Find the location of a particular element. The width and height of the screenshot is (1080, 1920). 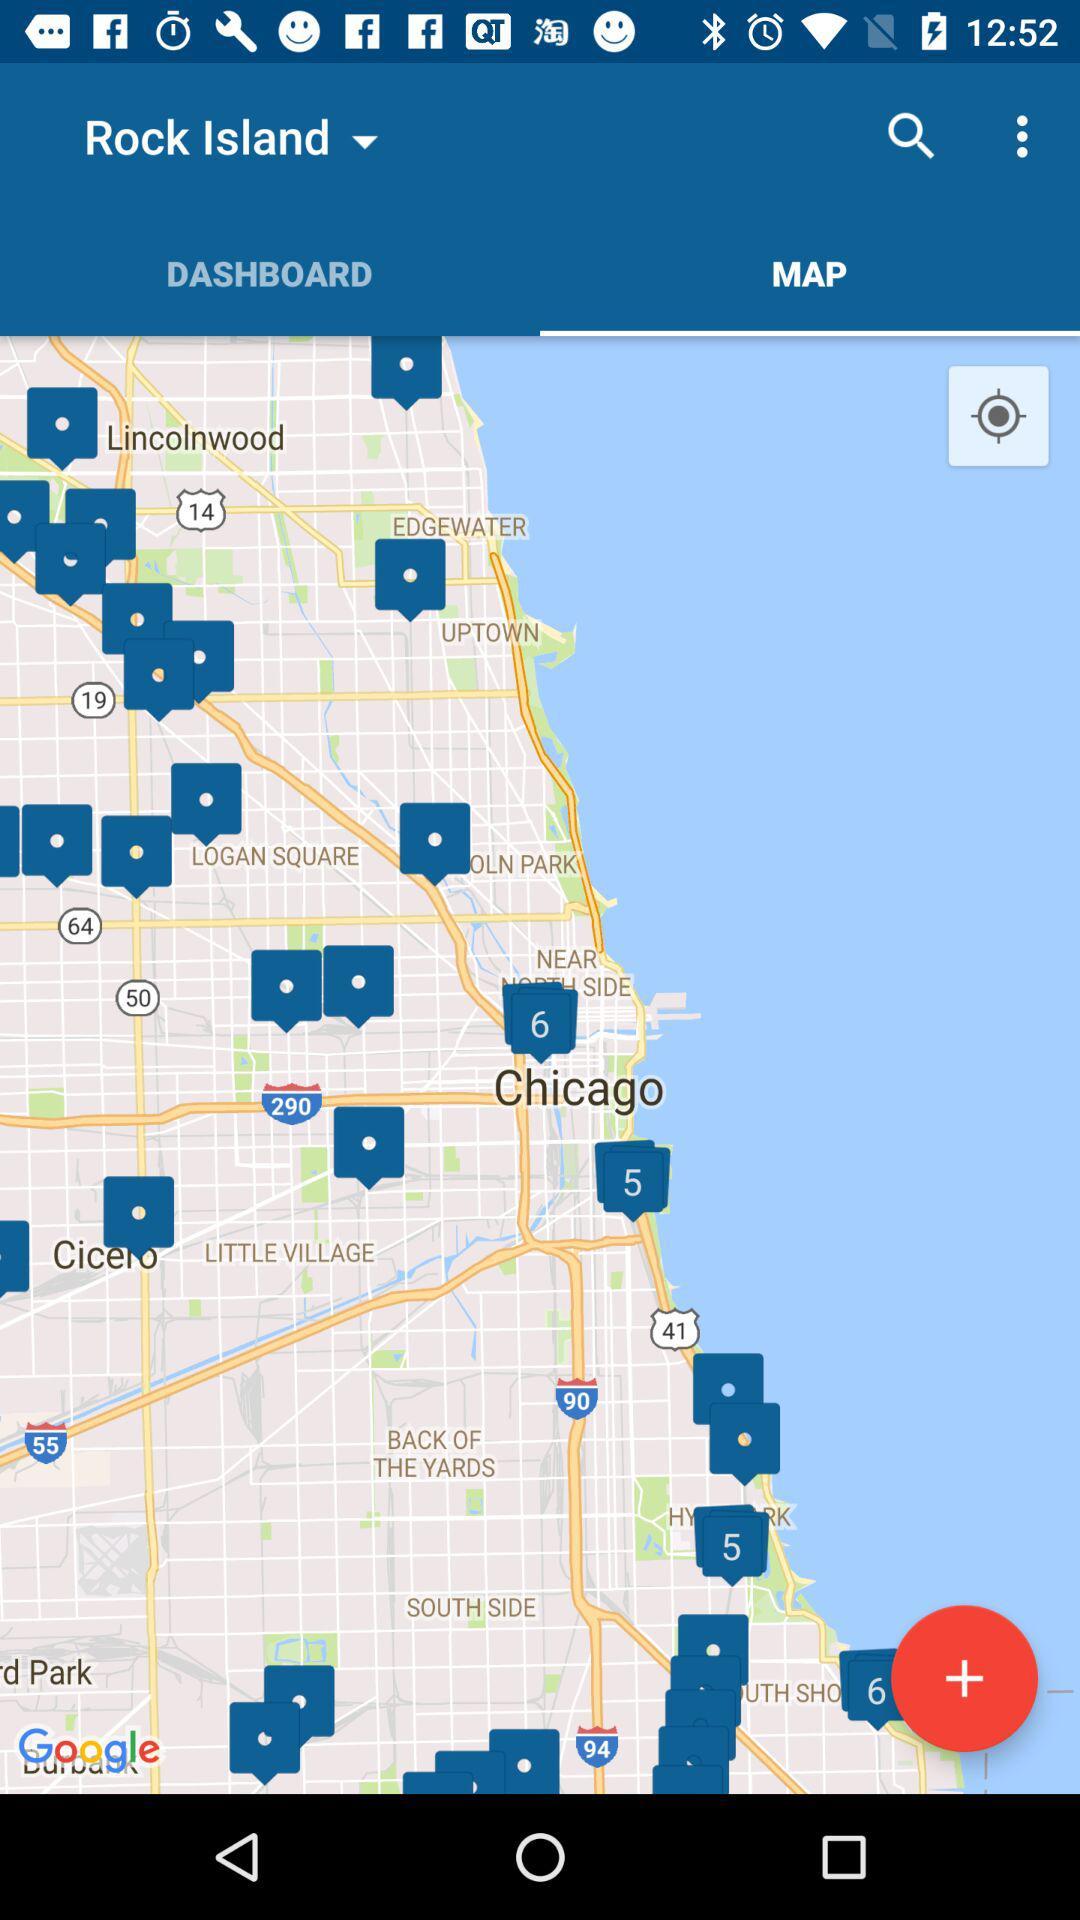

icon to the right of the rock island item is located at coordinates (911, 135).